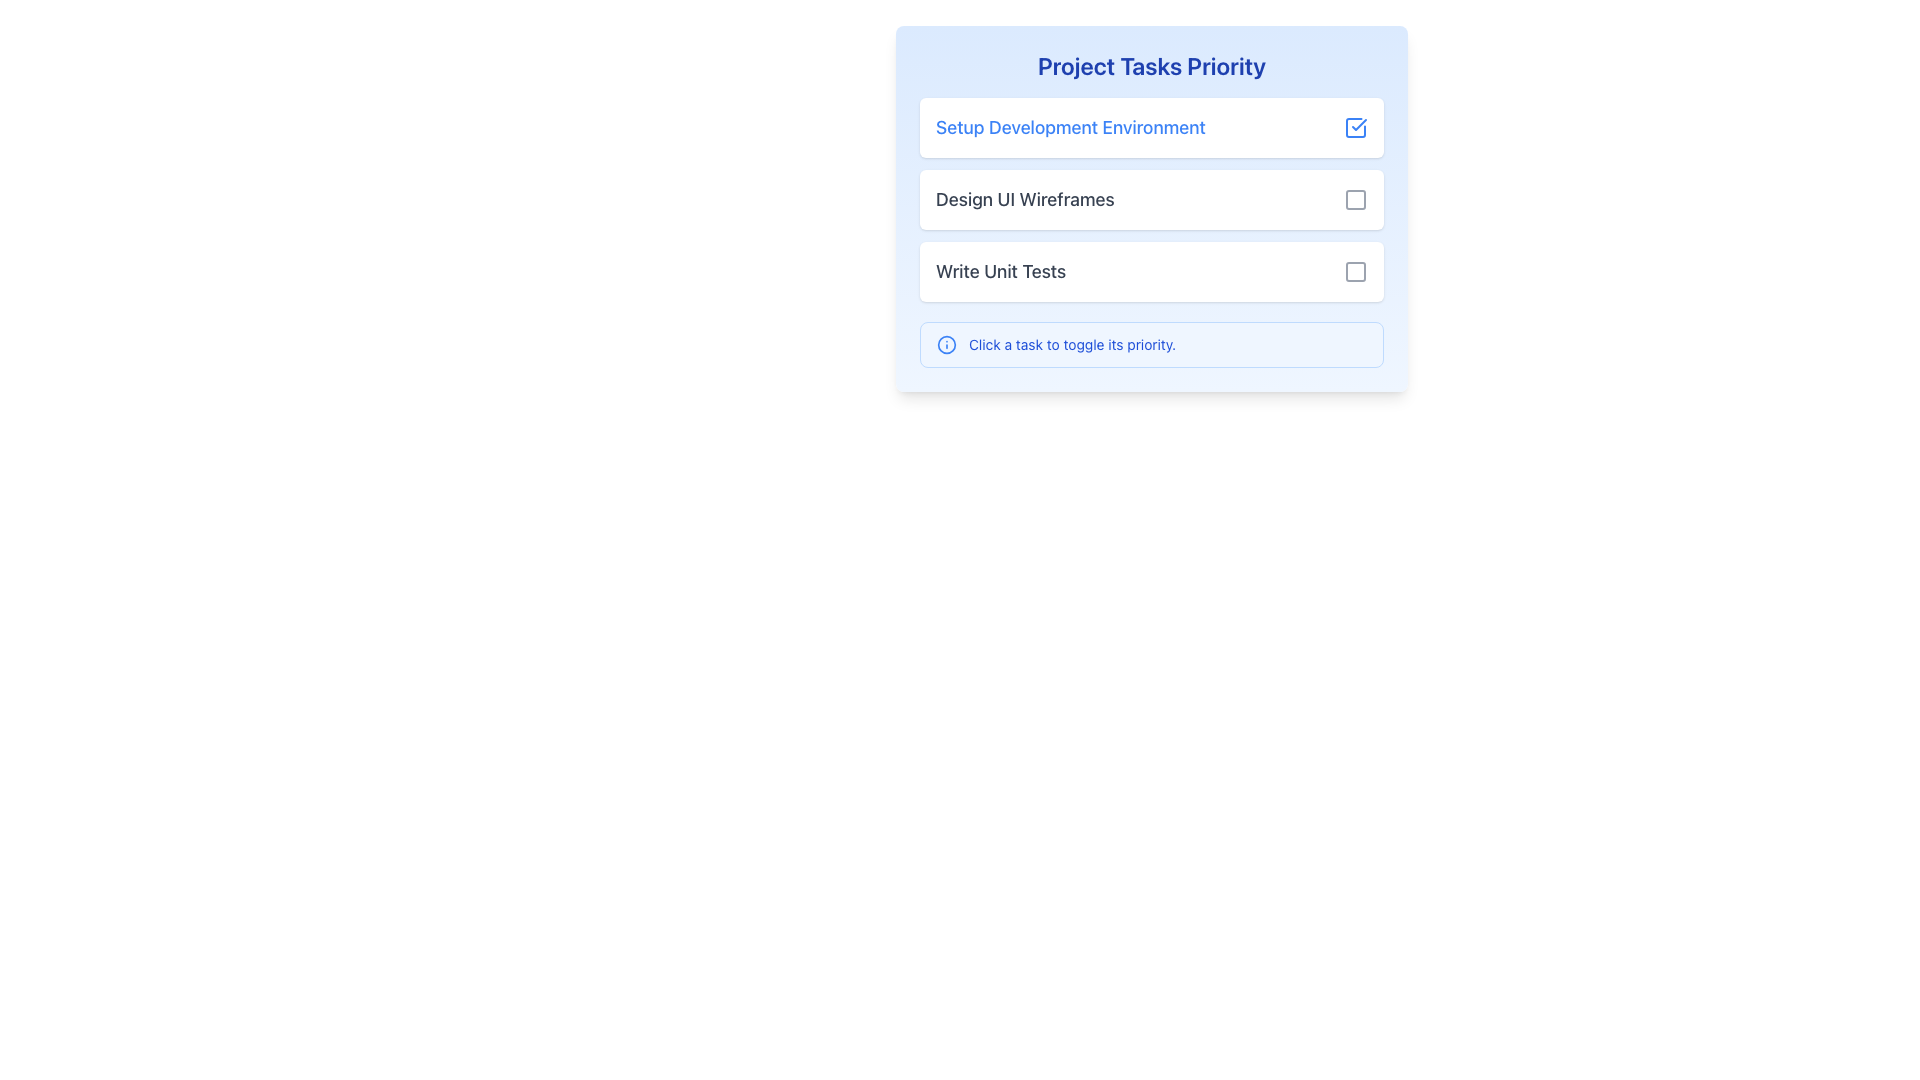  Describe the element at coordinates (1356, 272) in the screenshot. I see `the gray square checkbox representing the unchecked state in the 'Write Unit Tests' task entry` at that location.